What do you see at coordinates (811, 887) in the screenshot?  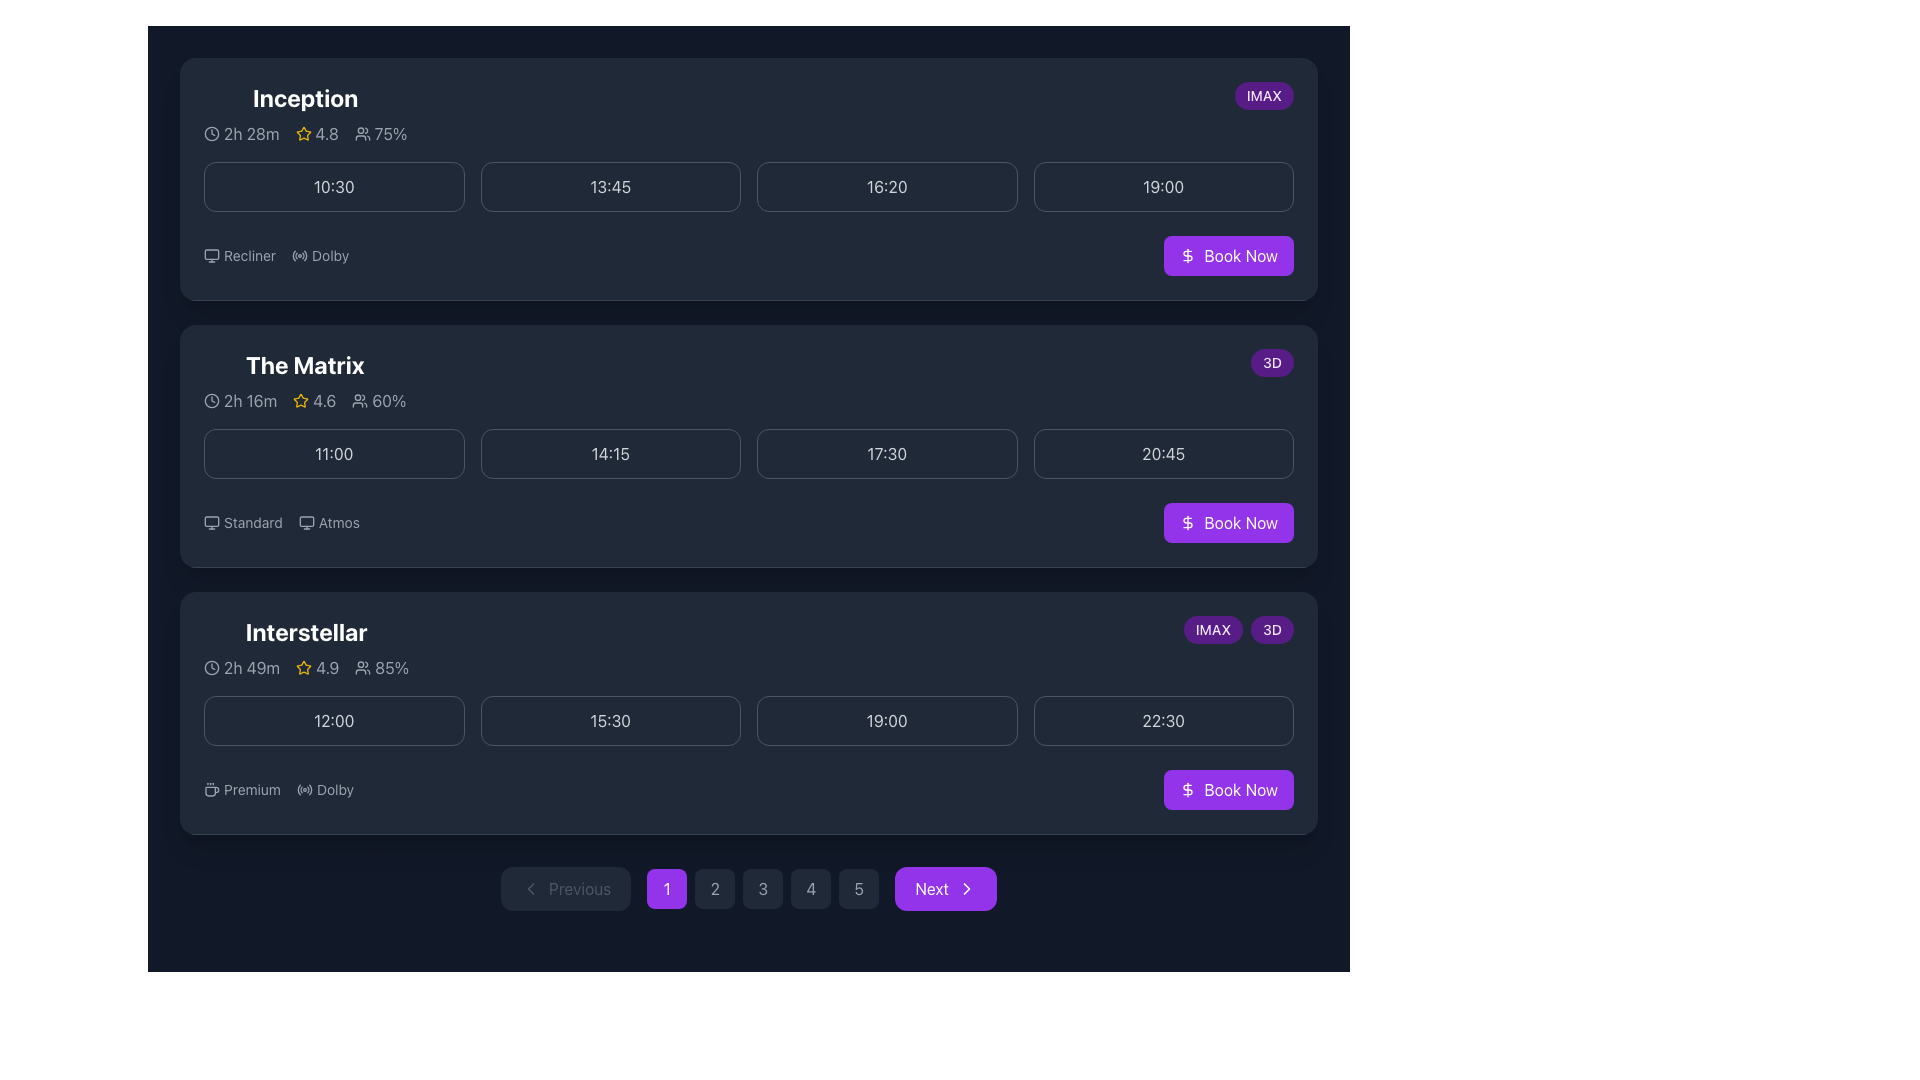 I see `the fourth pagination button` at bounding box center [811, 887].